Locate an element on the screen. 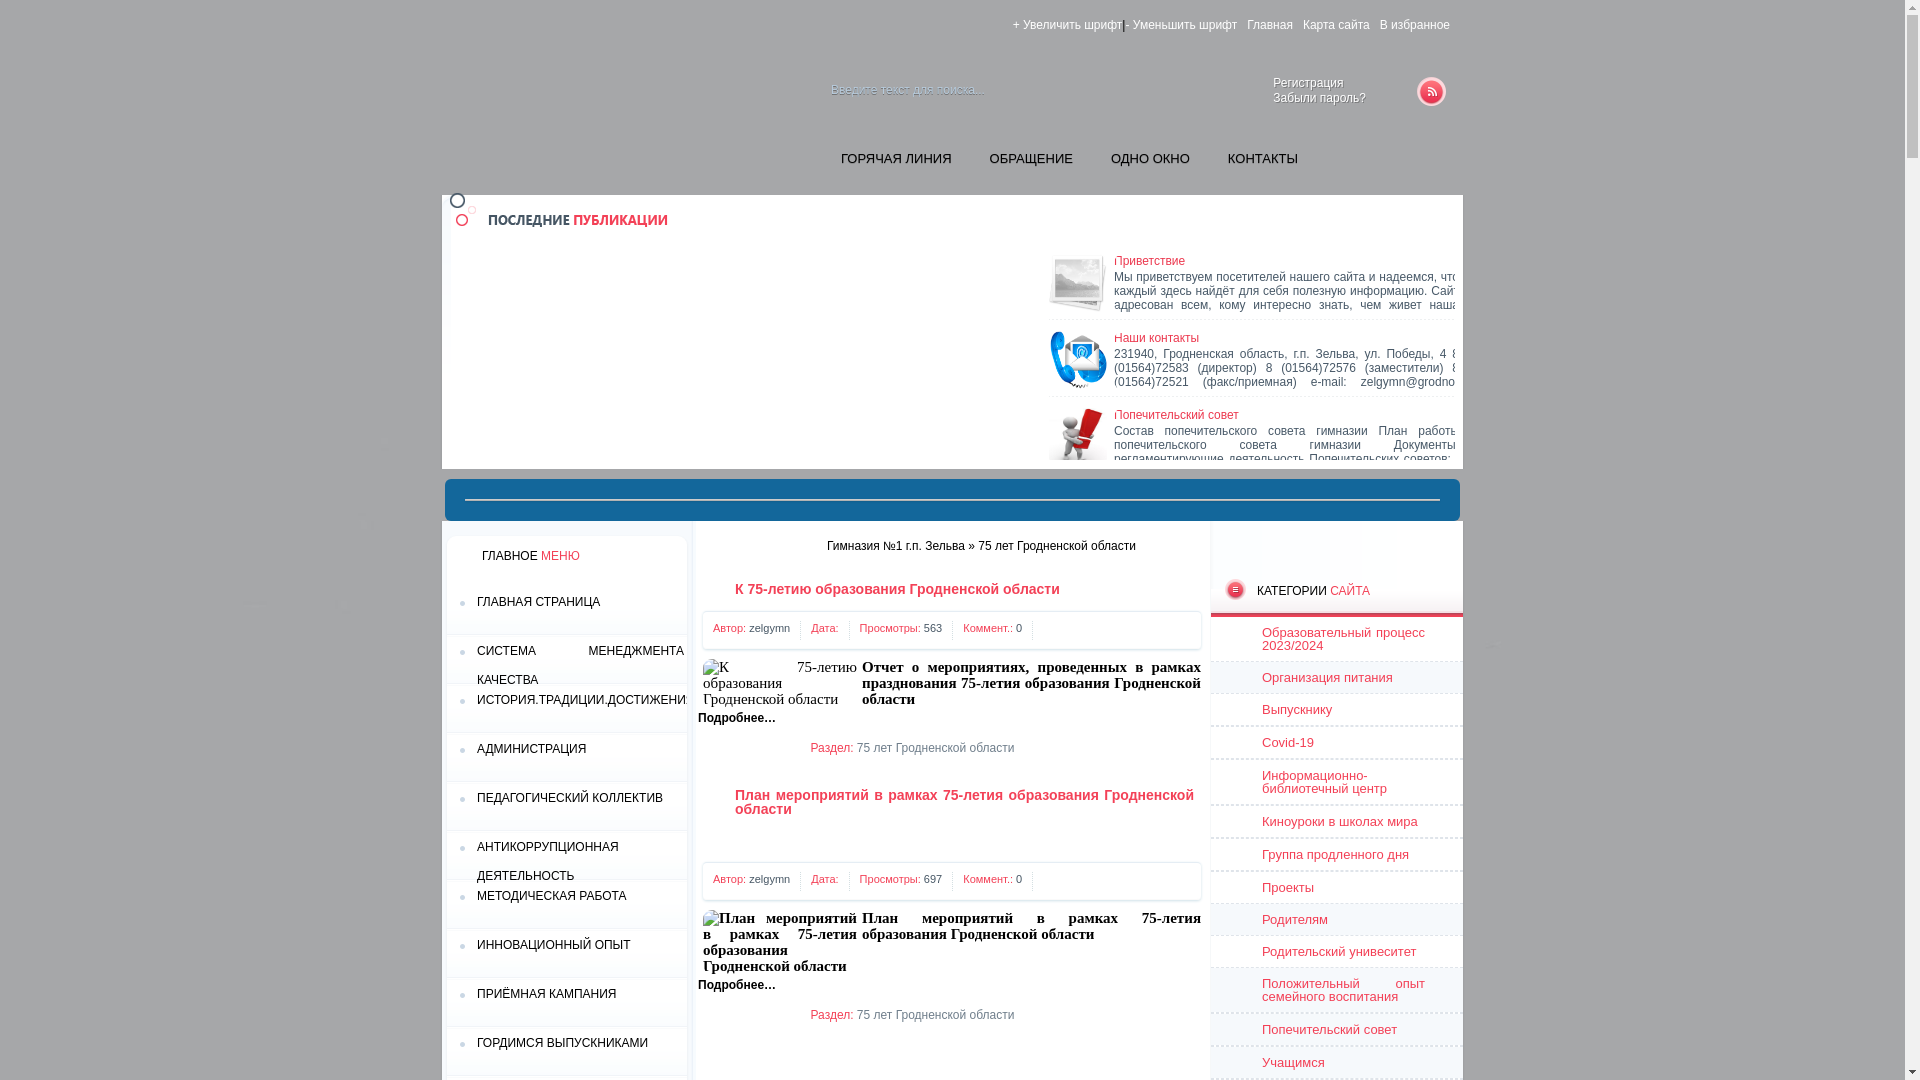 This screenshot has height=1080, width=1920. 'Covid-19' is located at coordinates (1337, 742).